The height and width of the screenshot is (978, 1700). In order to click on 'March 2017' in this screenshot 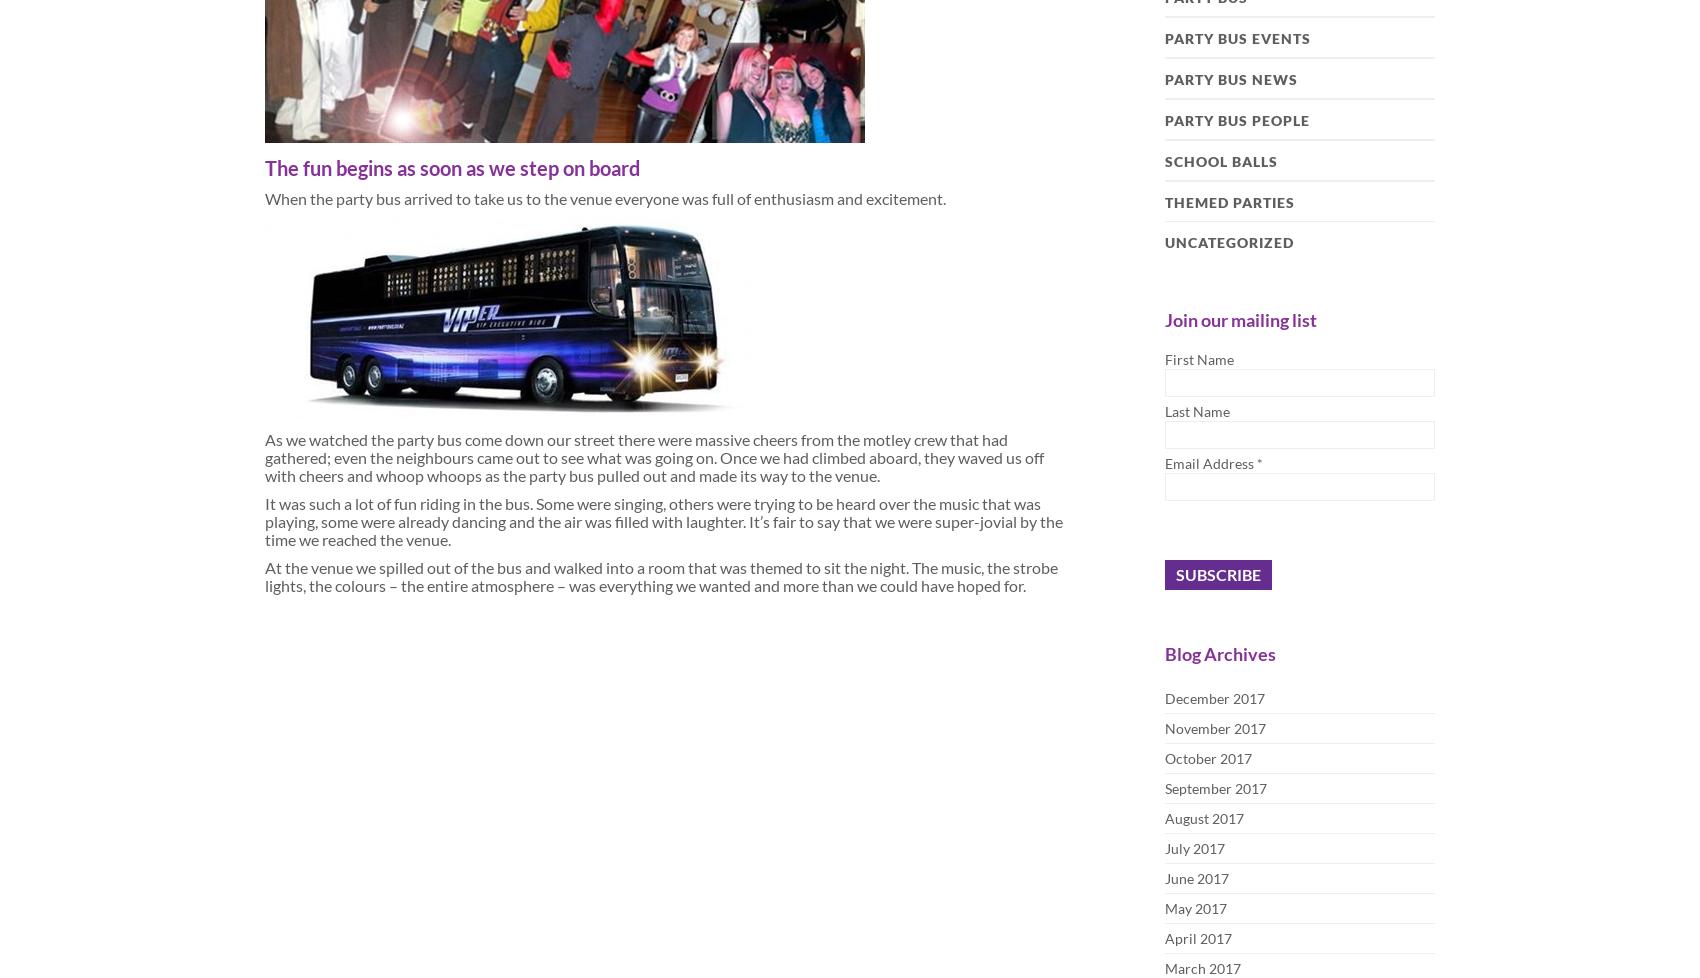, I will do `click(1201, 967)`.